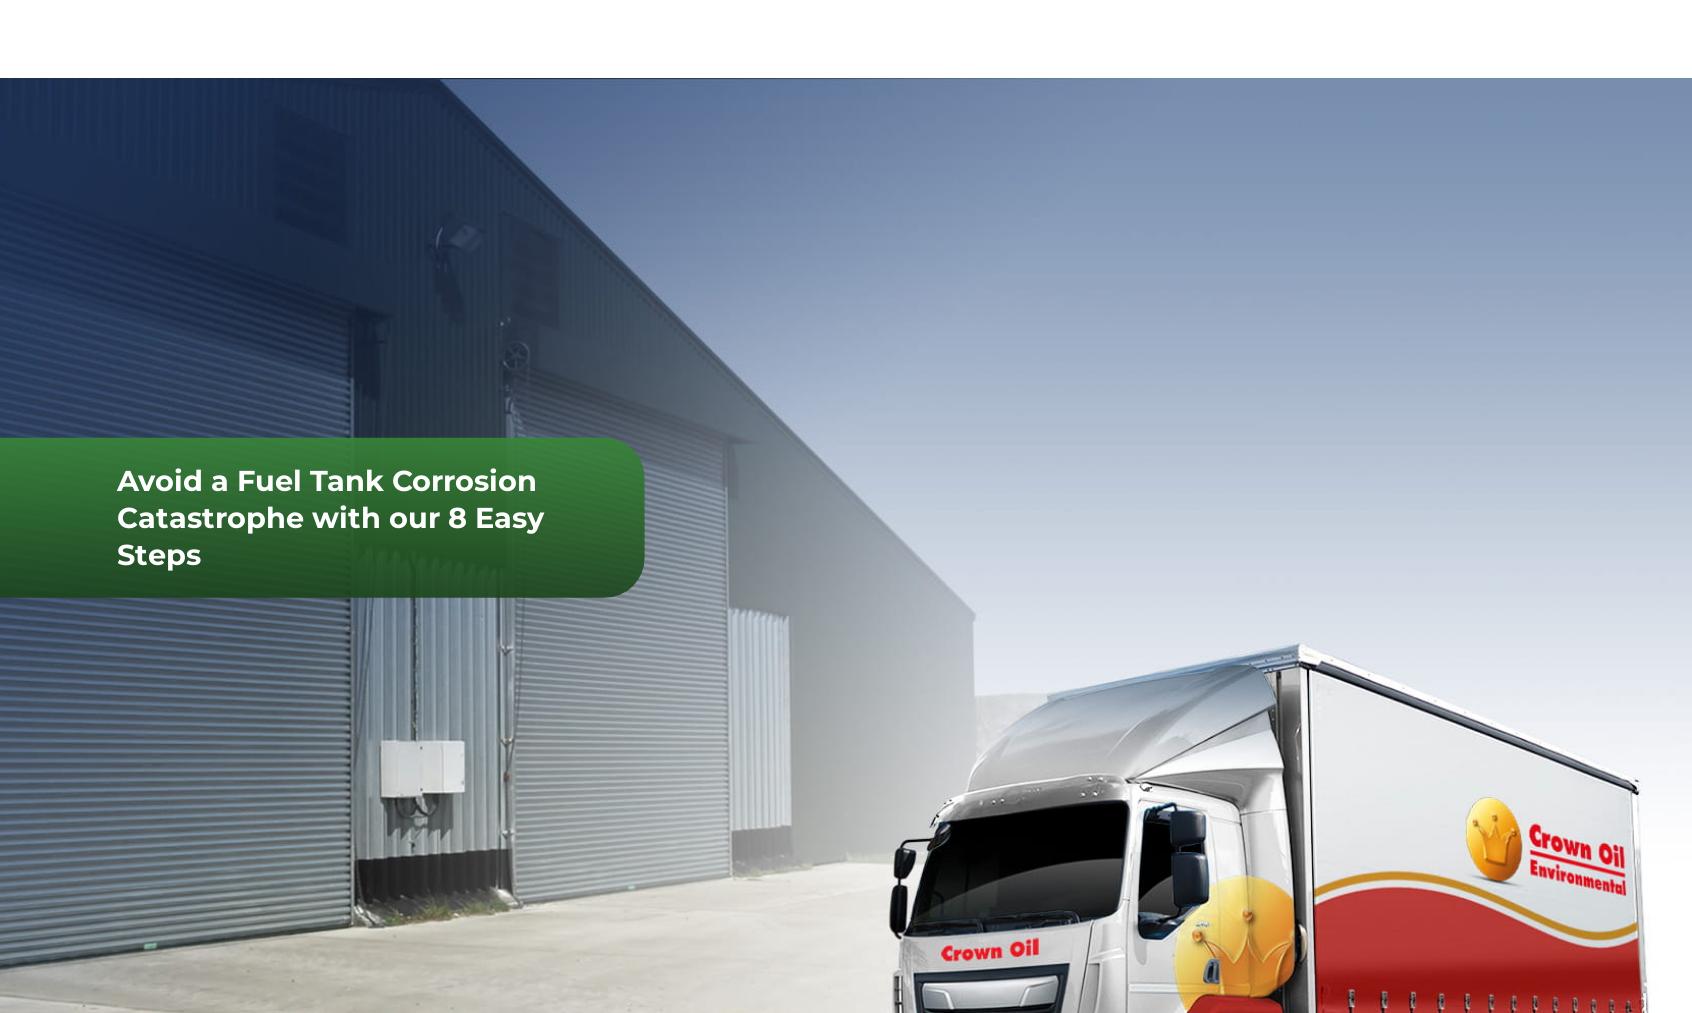 The width and height of the screenshot is (1692, 1013). I want to click on 'Postcode', so click(1396, 822).